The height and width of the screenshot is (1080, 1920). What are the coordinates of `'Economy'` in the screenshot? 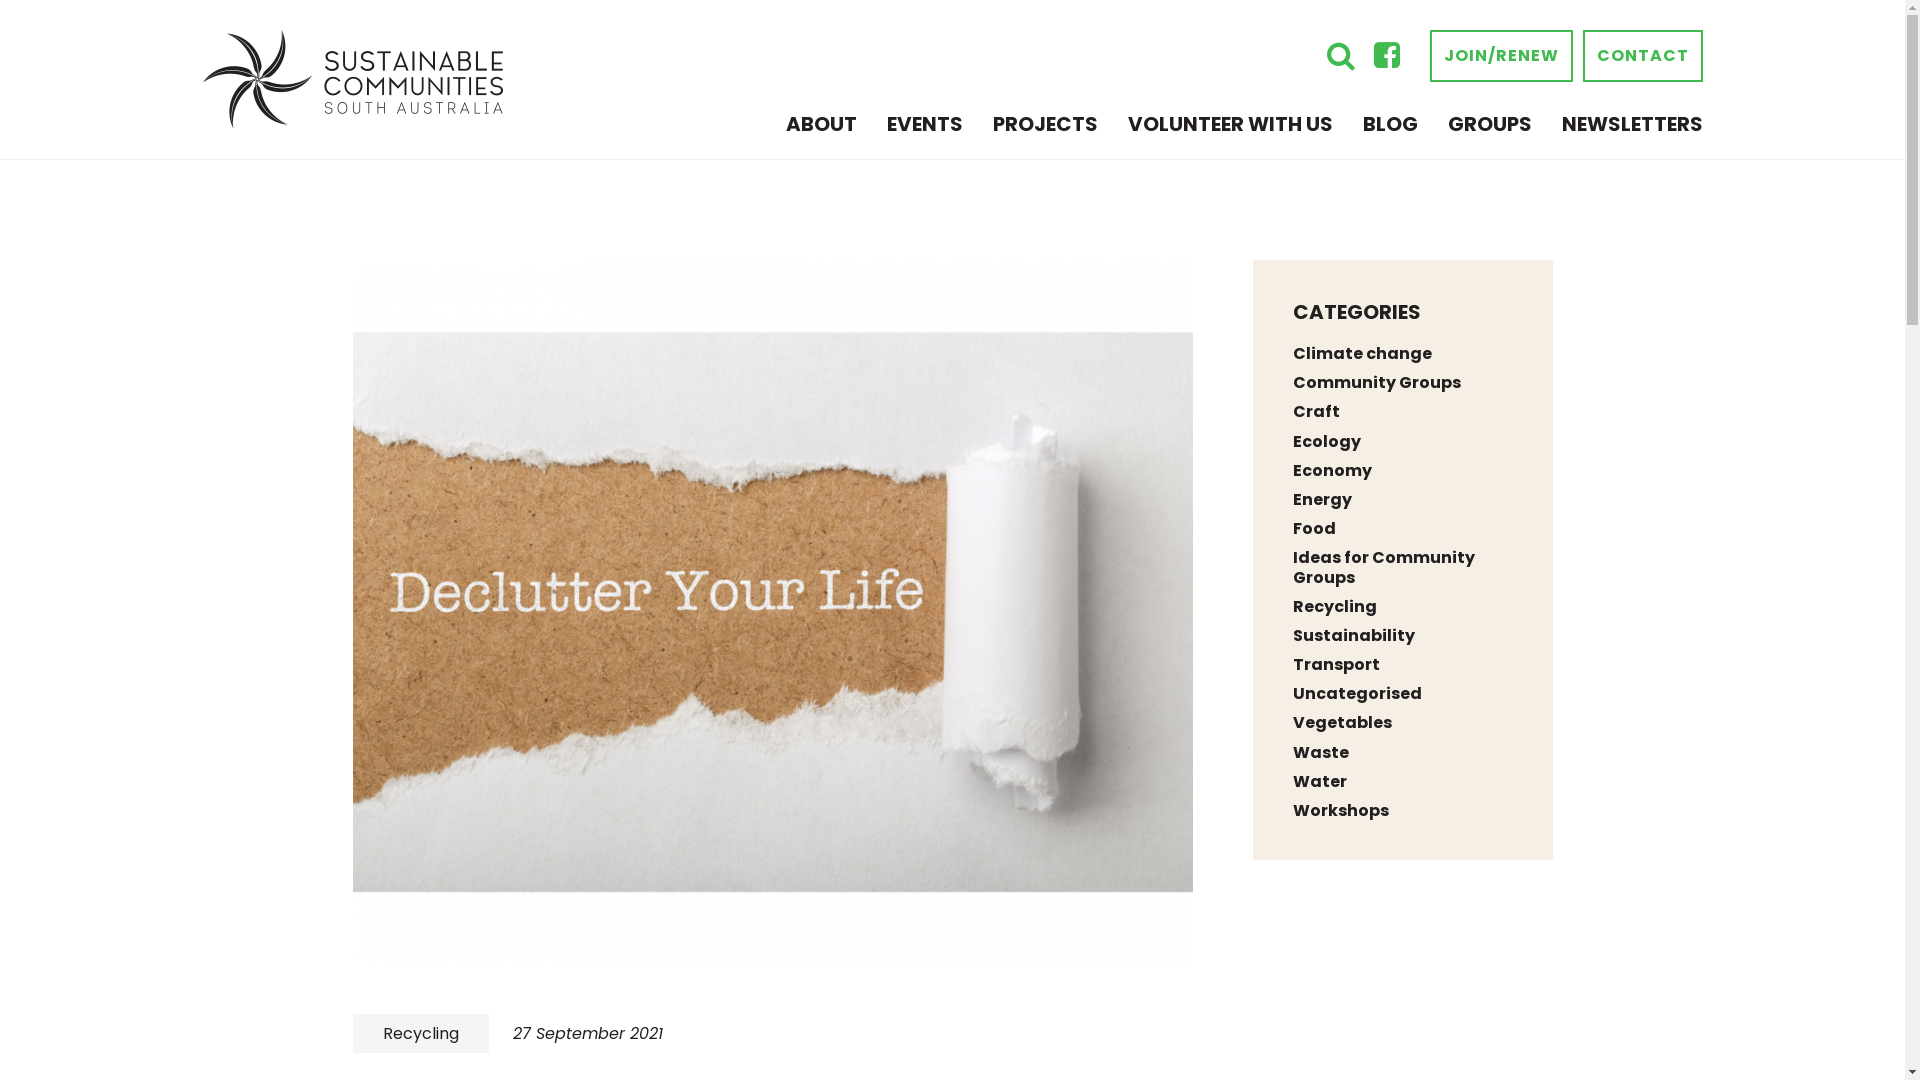 It's located at (1331, 470).